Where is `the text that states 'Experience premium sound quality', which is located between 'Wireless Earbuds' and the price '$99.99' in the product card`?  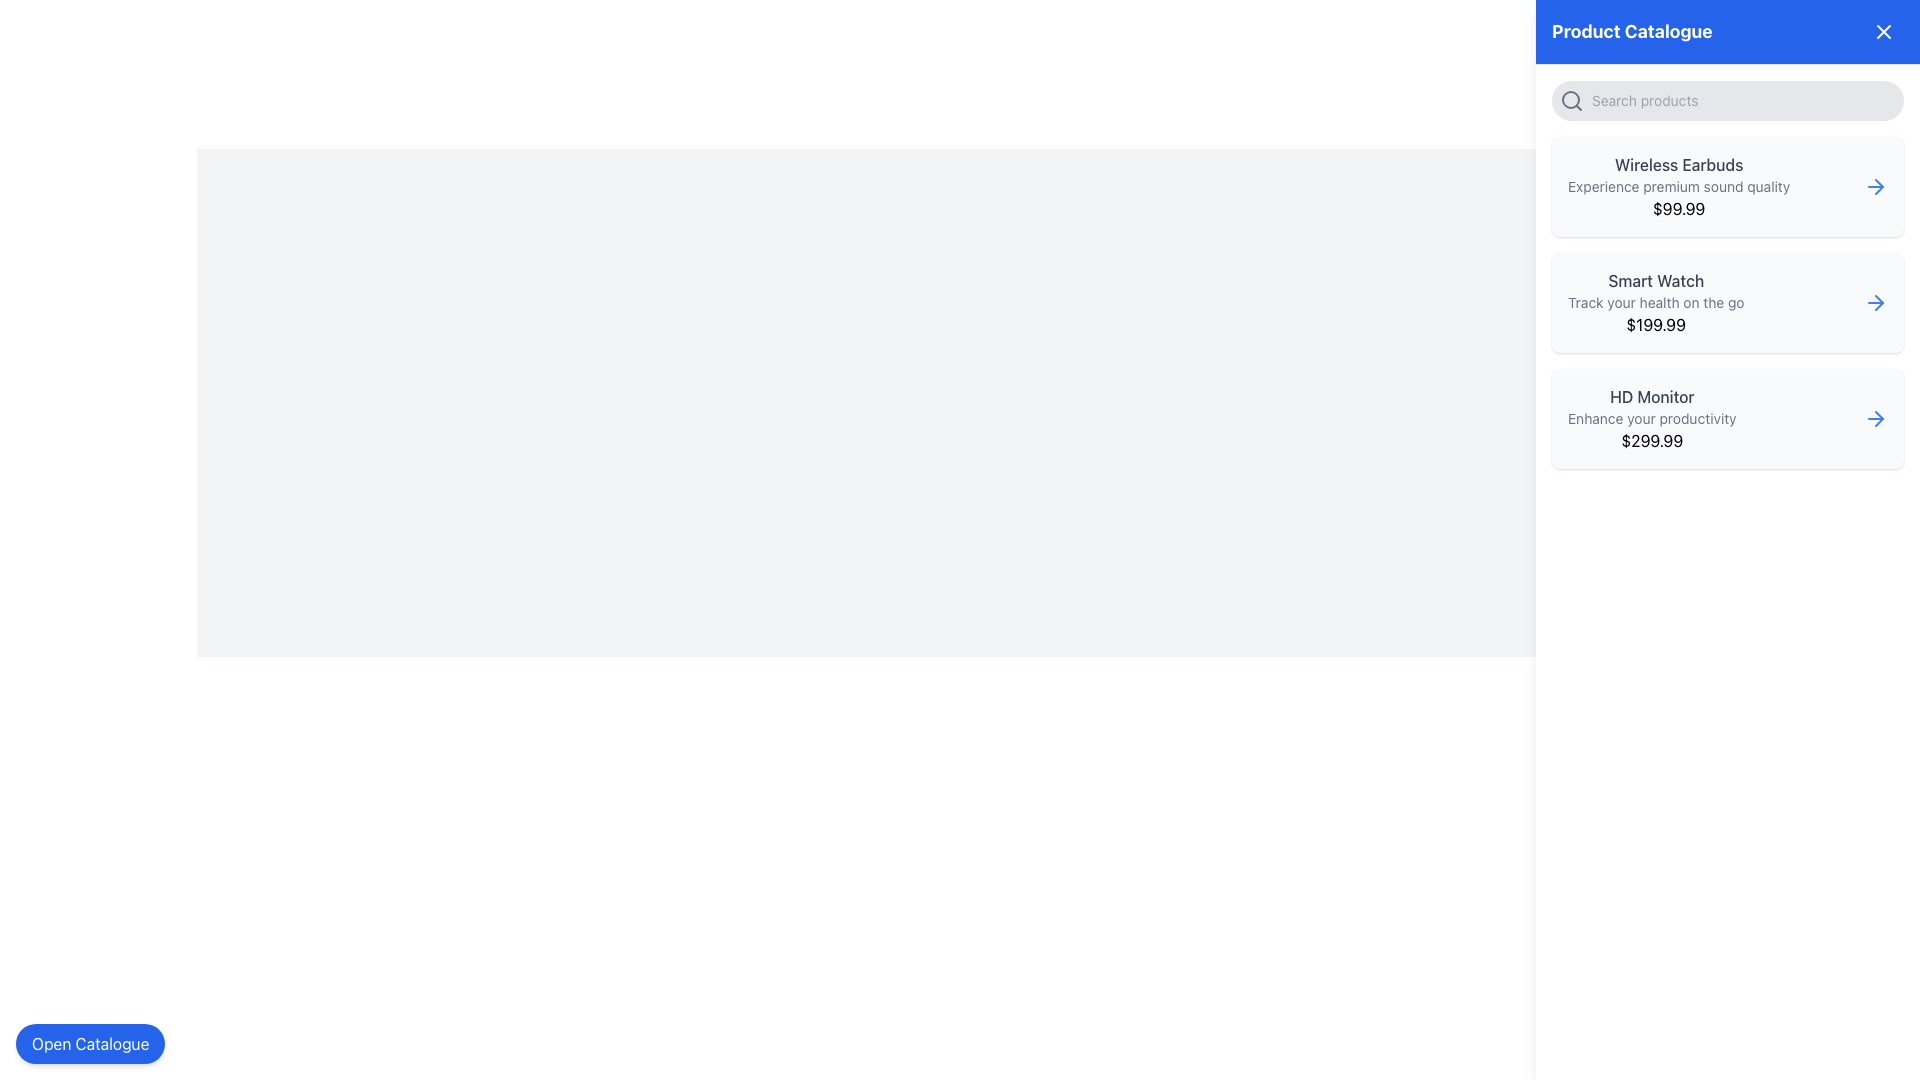 the text that states 'Experience premium sound quality', which is located between 'Wireless Earbuds' and the price '$99.99' in the product card is located at coordinates (1679, 186).